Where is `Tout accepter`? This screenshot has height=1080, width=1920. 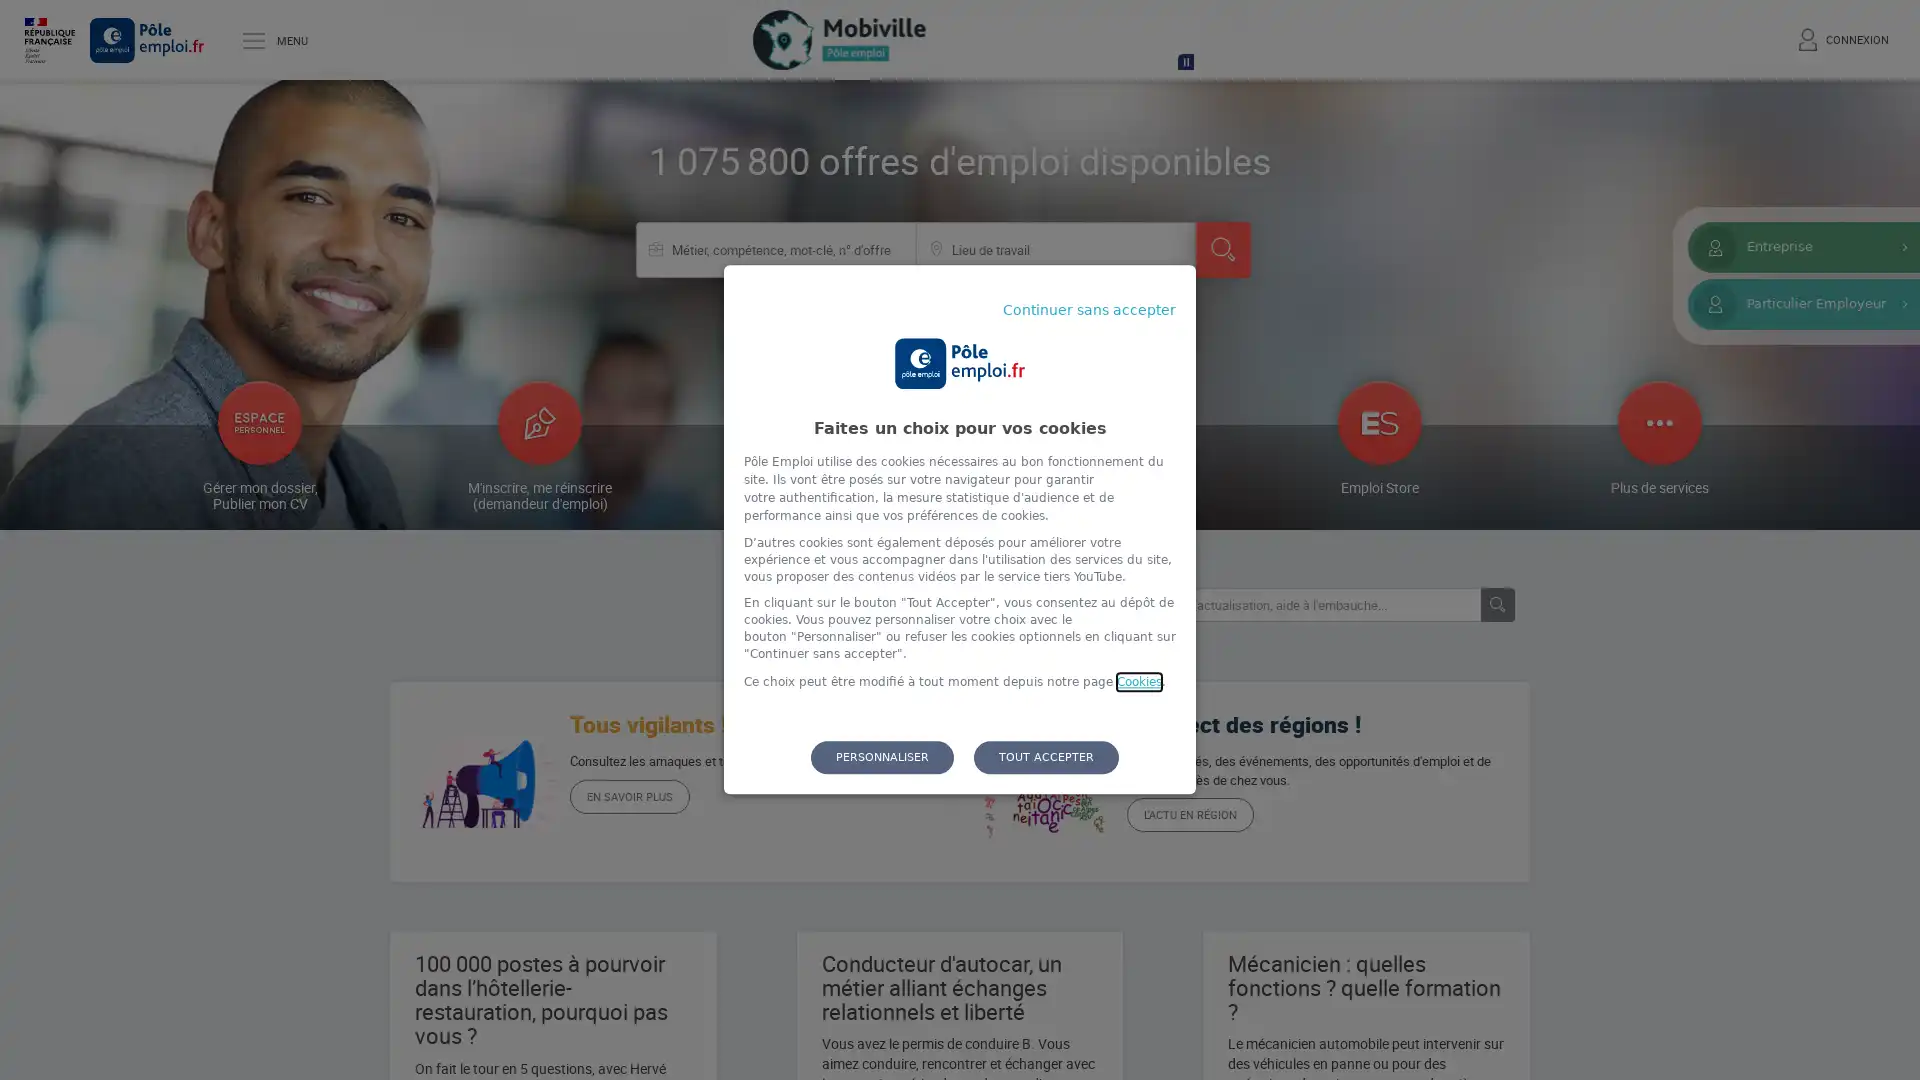
Tout accepter is located at coordinates (1045, 756).